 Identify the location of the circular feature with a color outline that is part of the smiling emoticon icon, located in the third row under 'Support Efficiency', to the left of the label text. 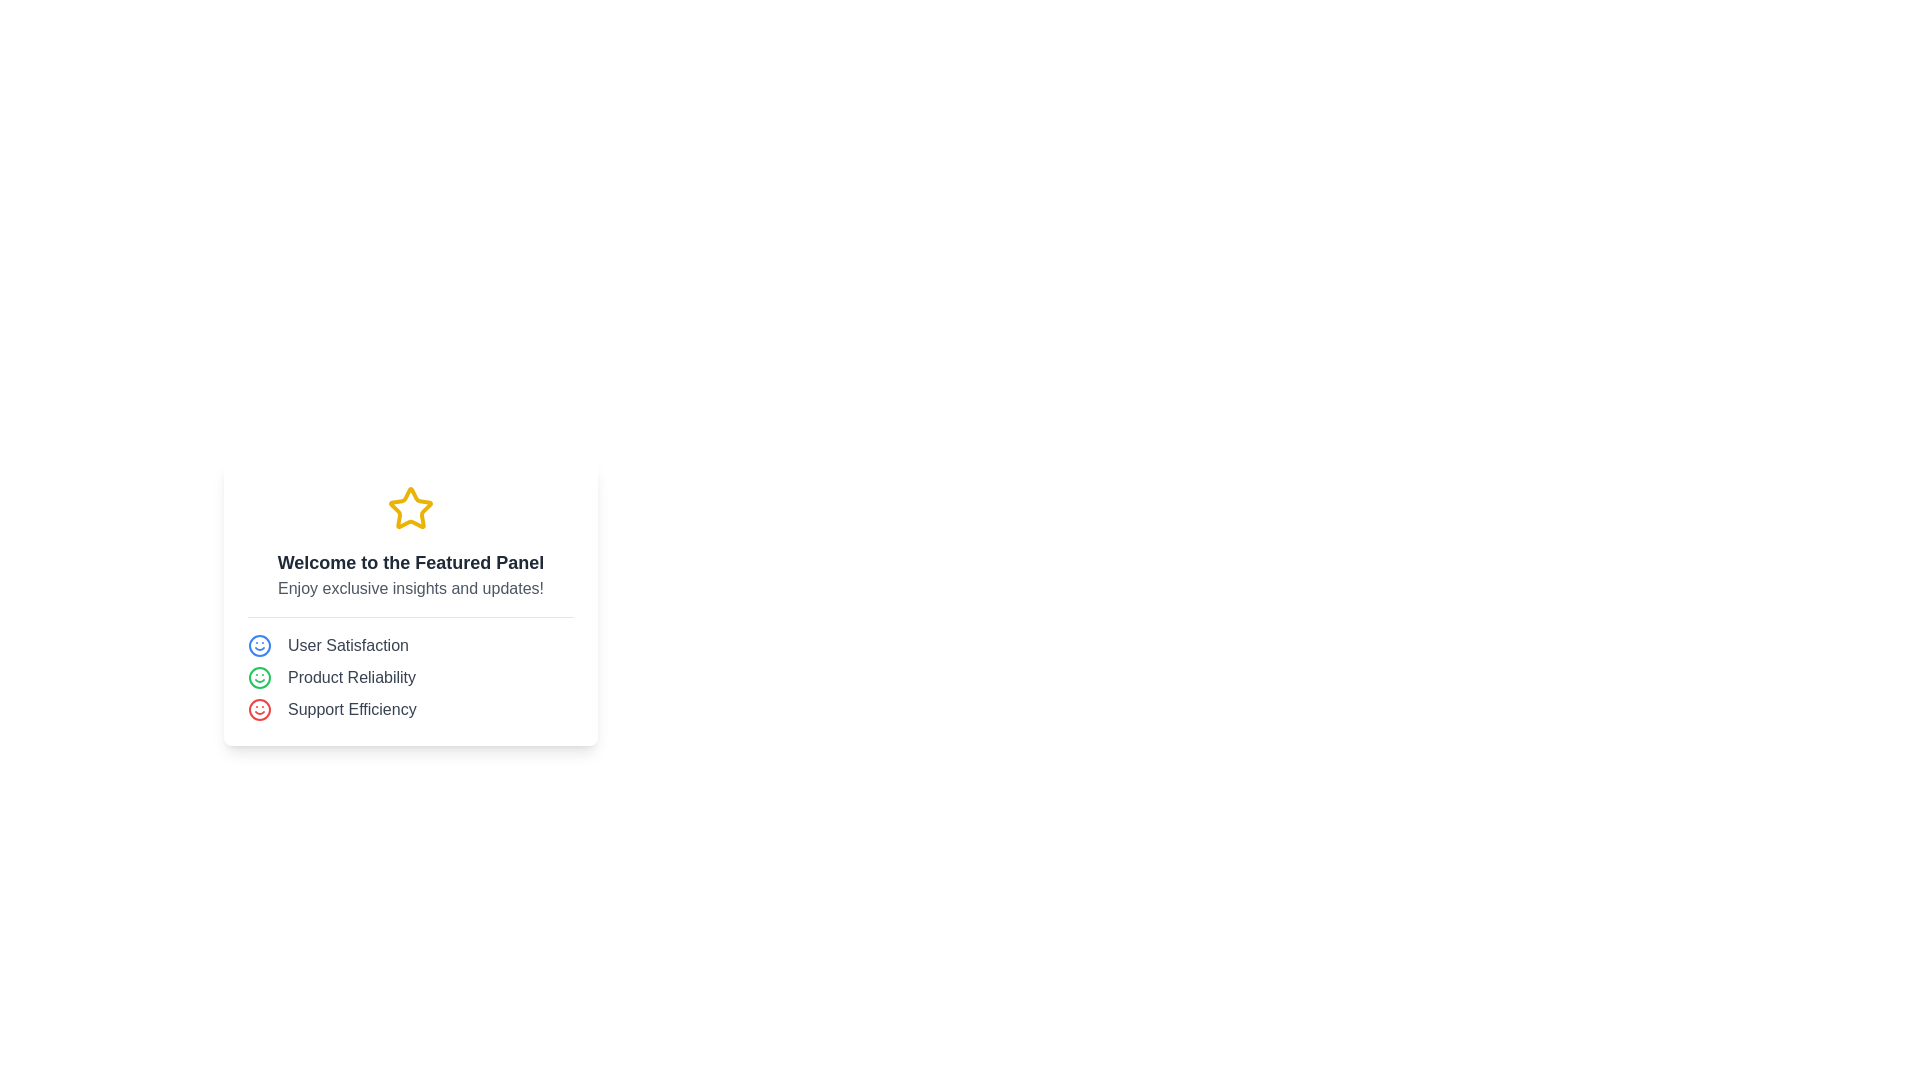
(258, 708).